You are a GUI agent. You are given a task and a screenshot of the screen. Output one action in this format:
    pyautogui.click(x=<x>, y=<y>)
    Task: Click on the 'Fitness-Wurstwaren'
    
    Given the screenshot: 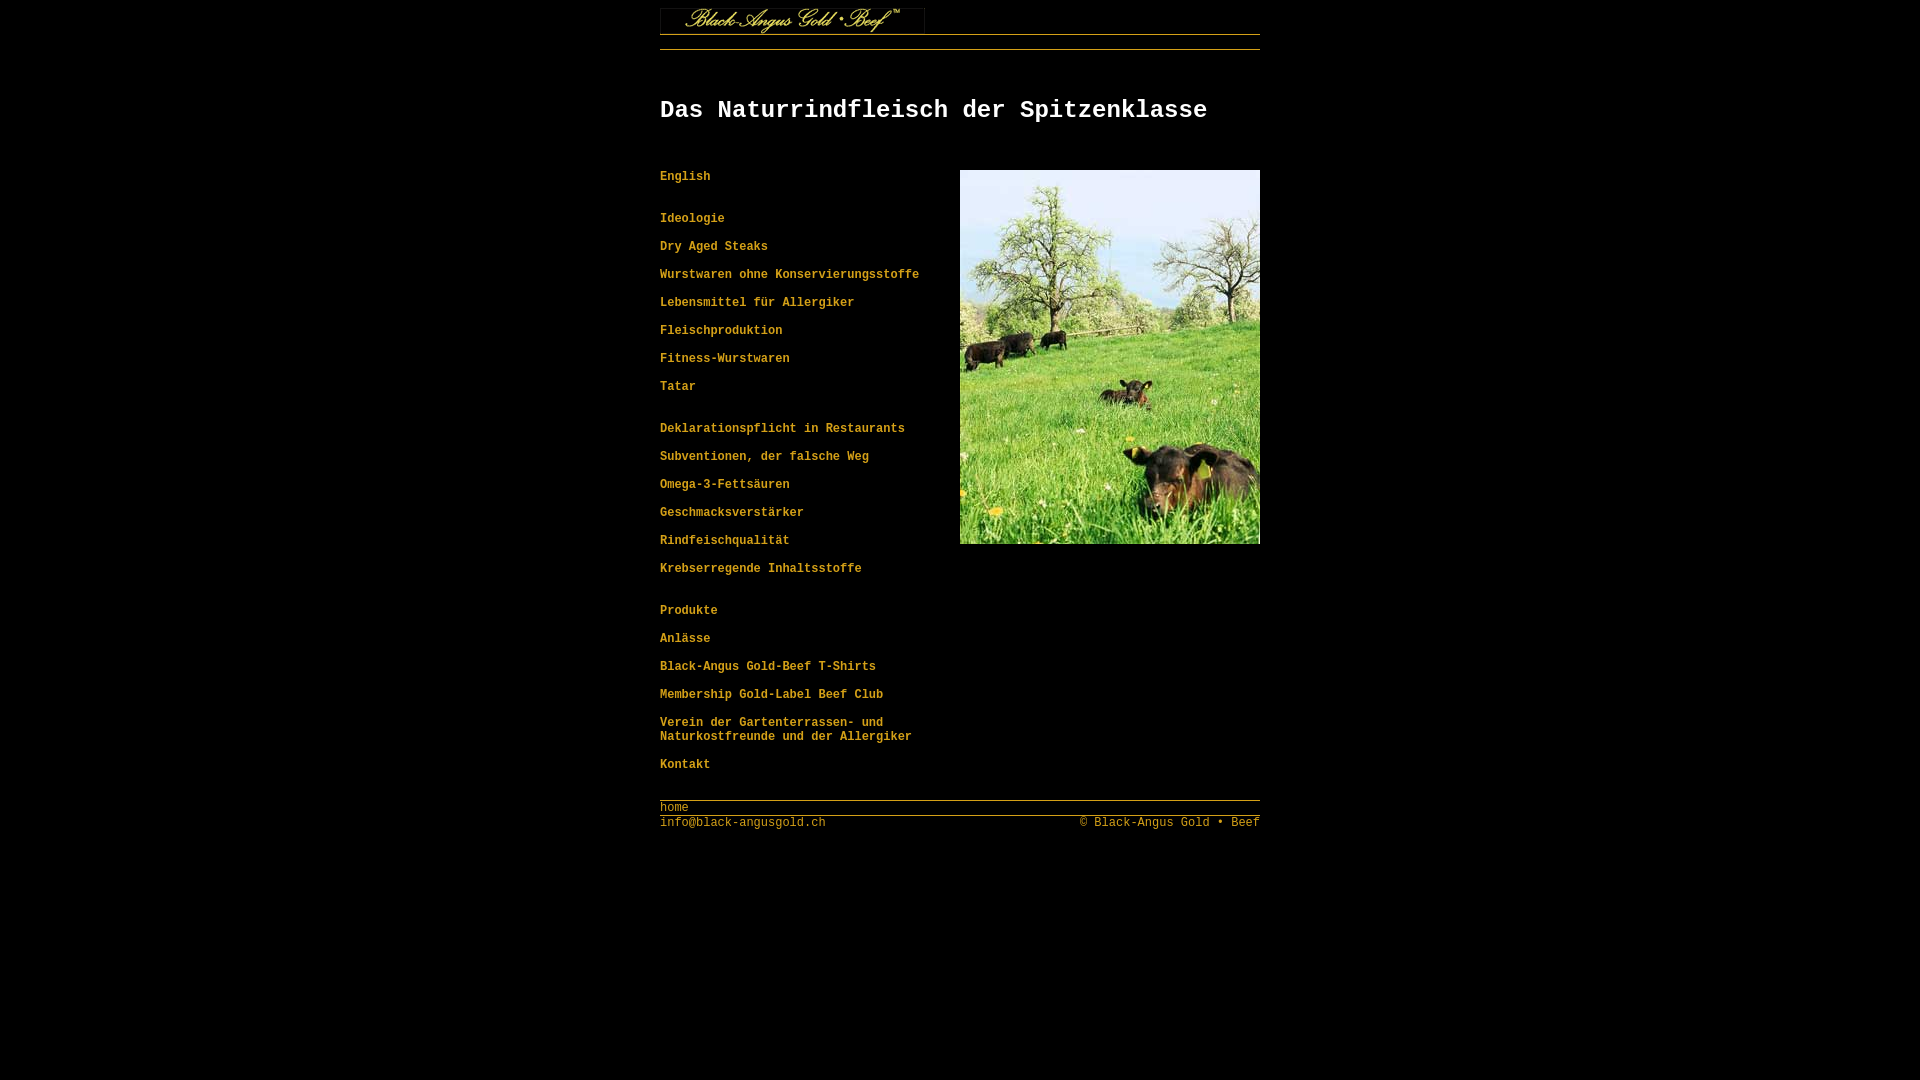 What is the action you would take?
    pyautogui.click(x=660, y=357)
    